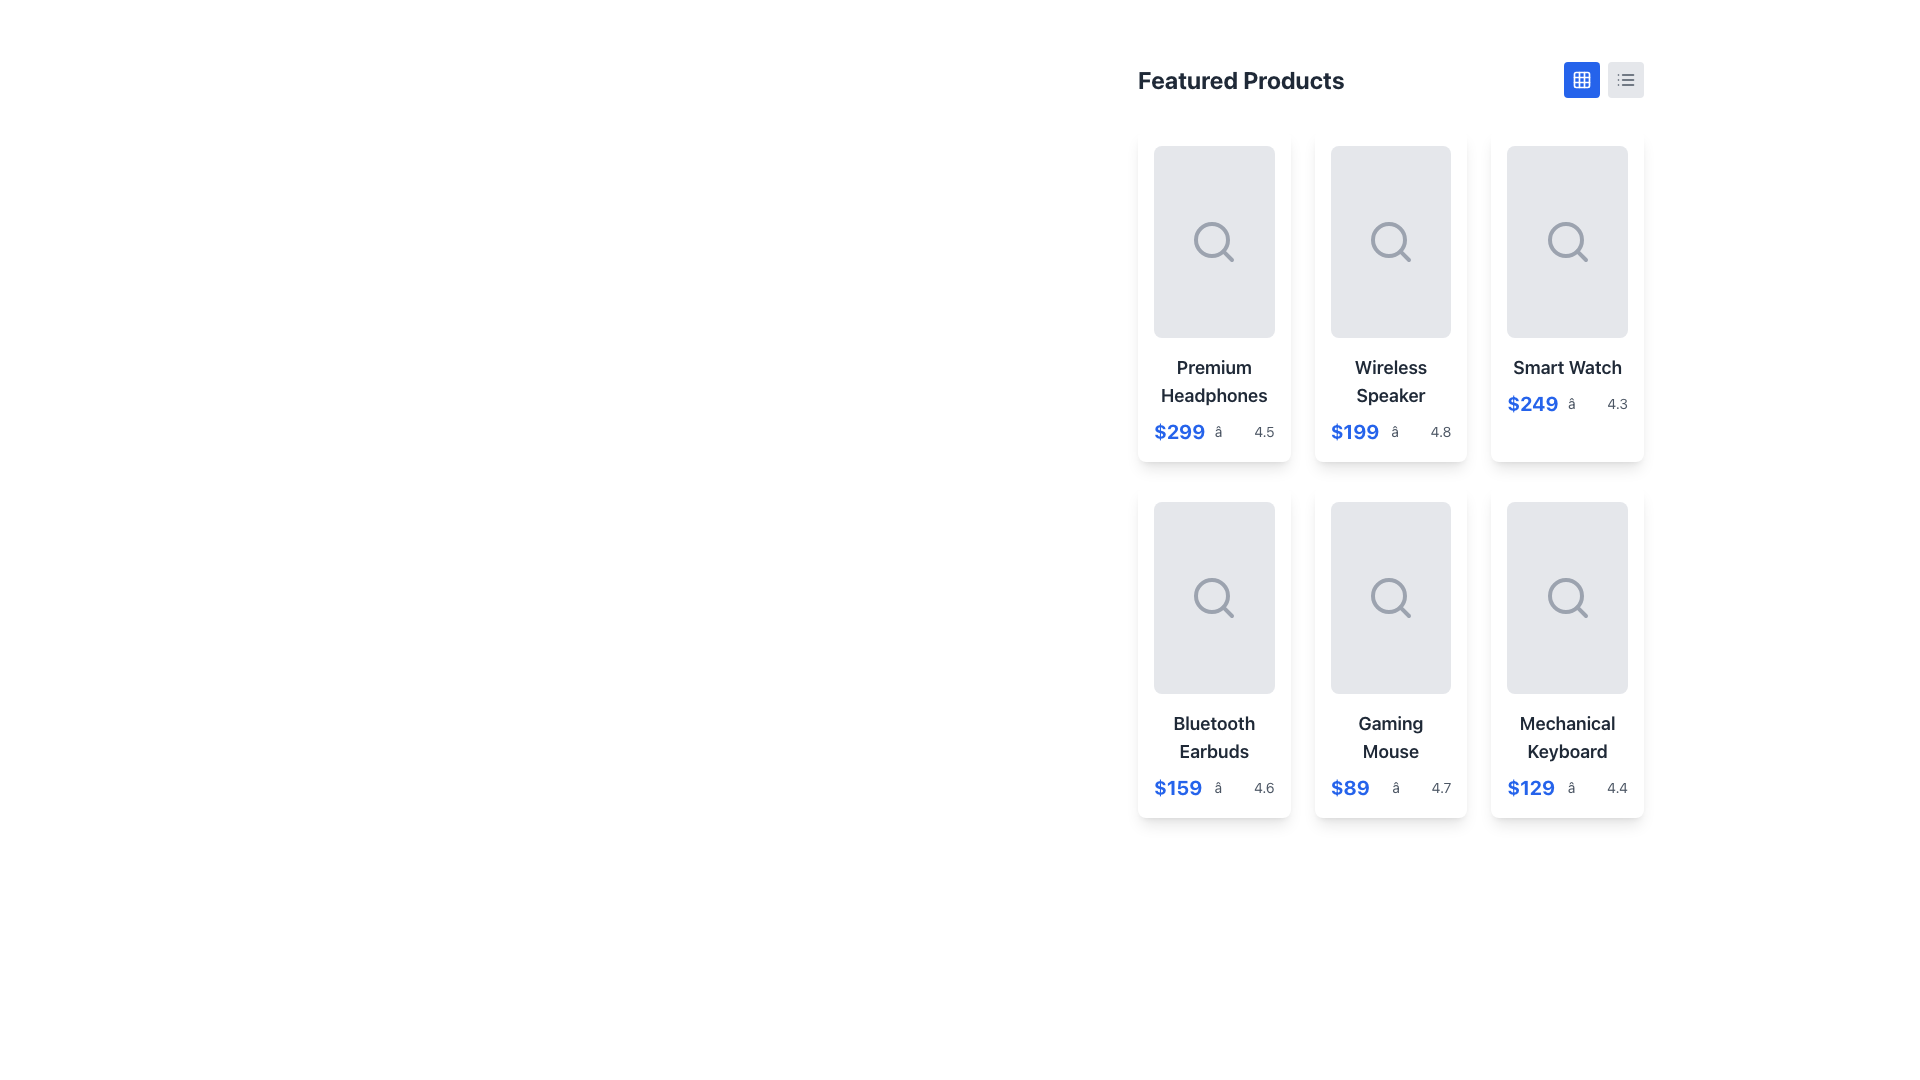 Image resolution: width=1920 pixels, height=1080 pixels. What do you see at coordinates (1390, 241) in the screenshot?
I see `the placeholder area with a magnifying glass icon in the 'Wireless Speaker' card, which is the second card in the first row of the product grid` at bounding box center [1390, 241].